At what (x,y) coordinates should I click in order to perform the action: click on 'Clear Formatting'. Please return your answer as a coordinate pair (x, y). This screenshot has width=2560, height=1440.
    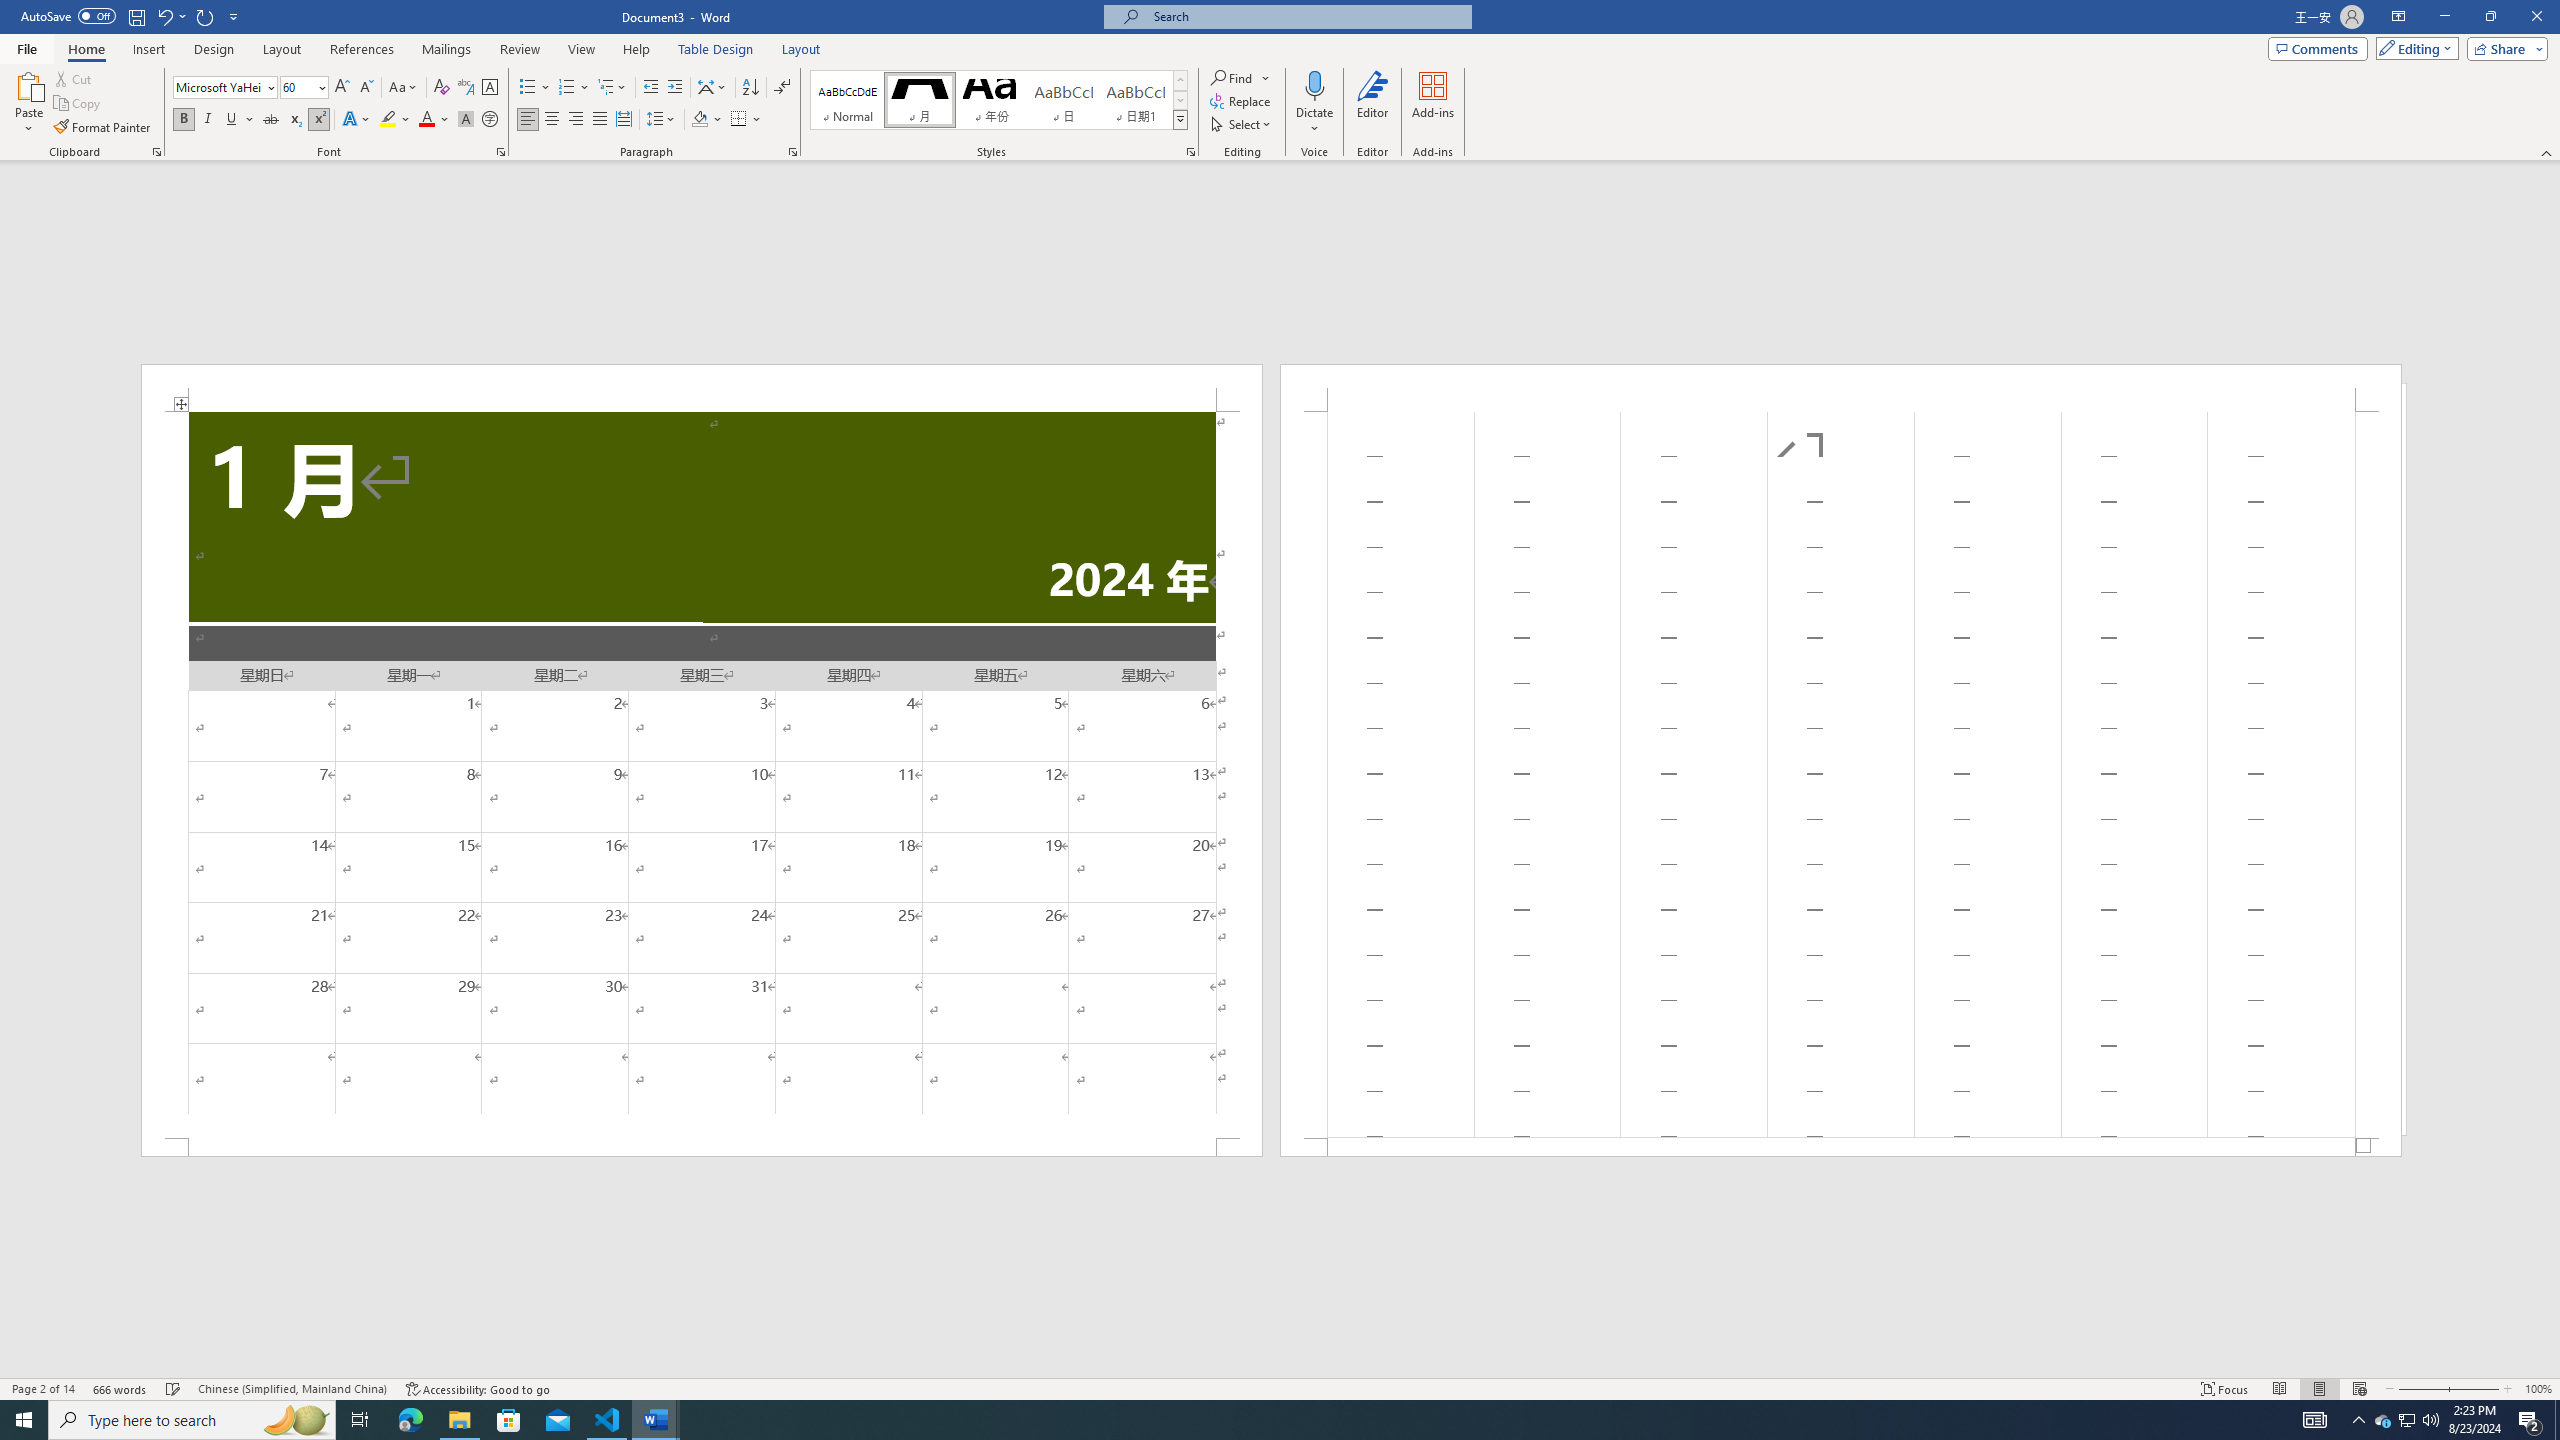
    Looking at the image, I should click on (440, 87).